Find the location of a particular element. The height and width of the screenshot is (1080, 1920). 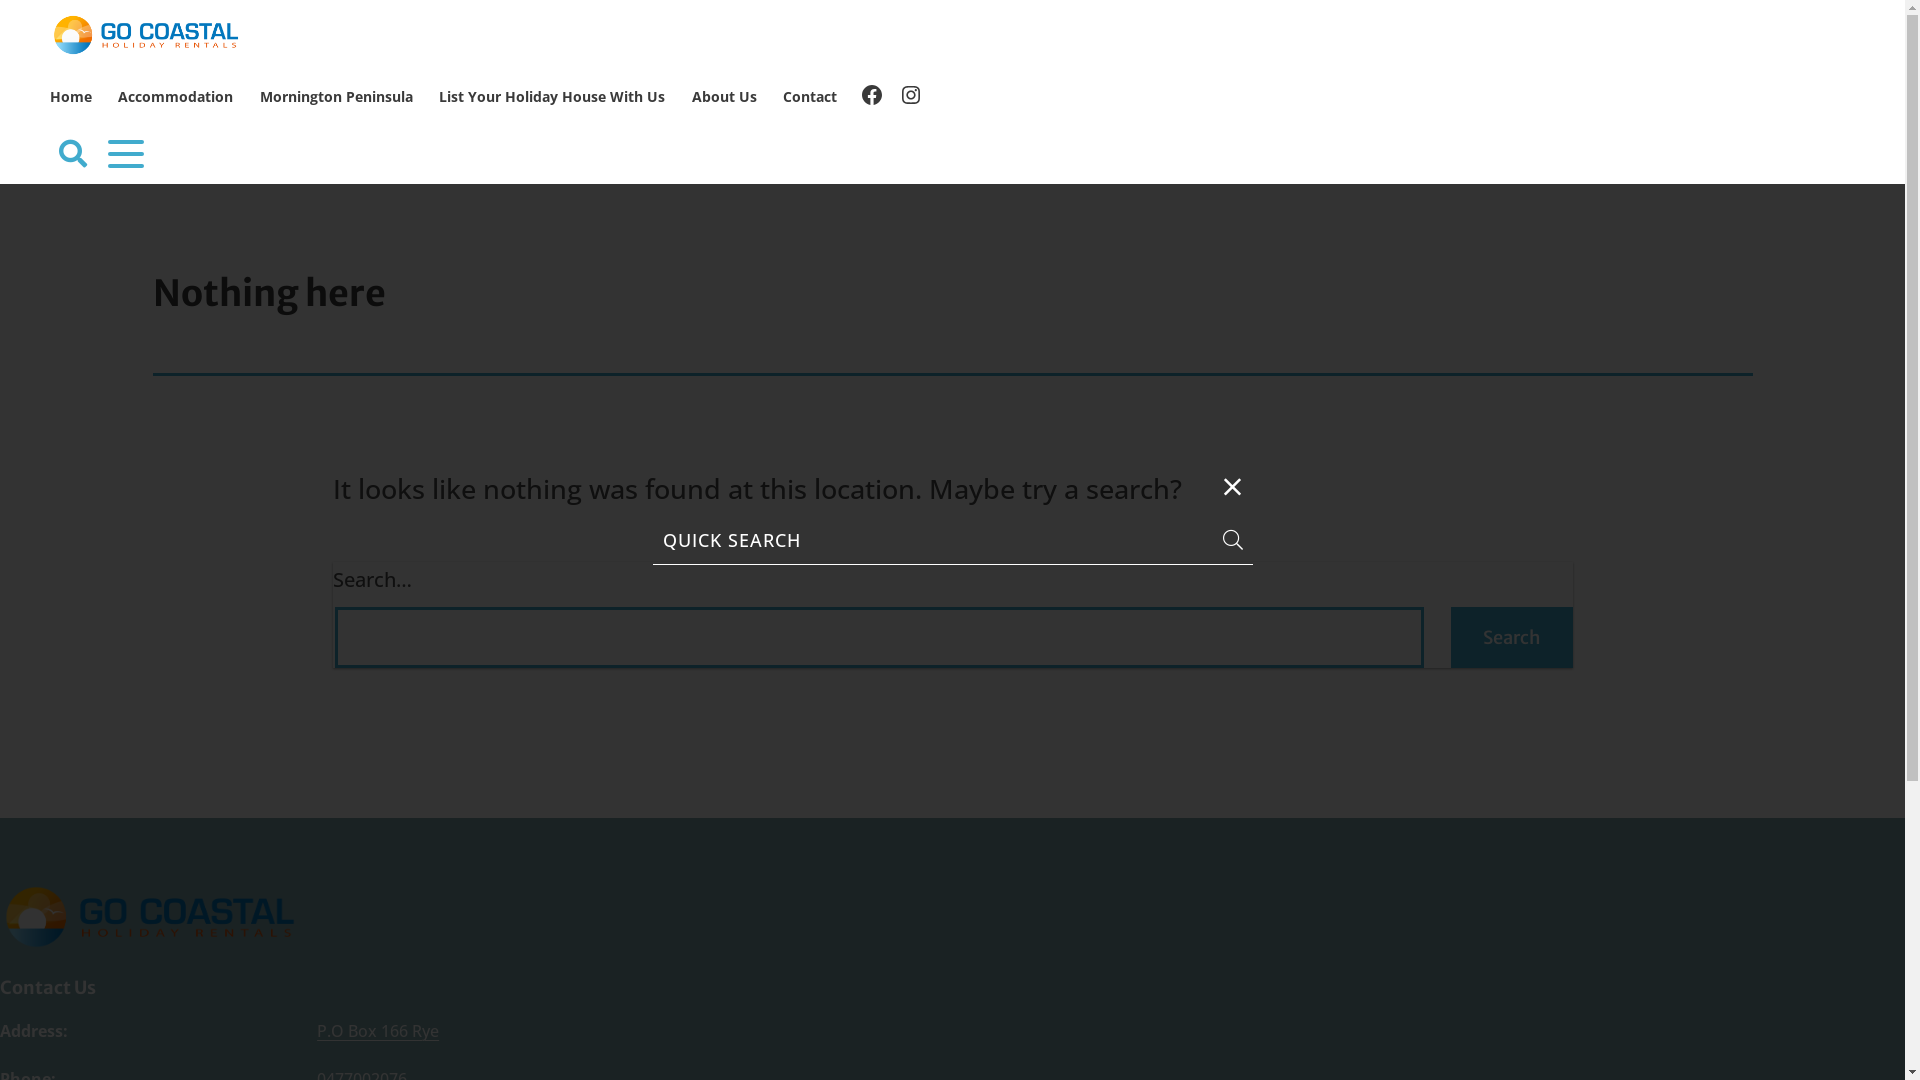

'P.O Box 166 Rye' is located at coordinates (378, 1030).